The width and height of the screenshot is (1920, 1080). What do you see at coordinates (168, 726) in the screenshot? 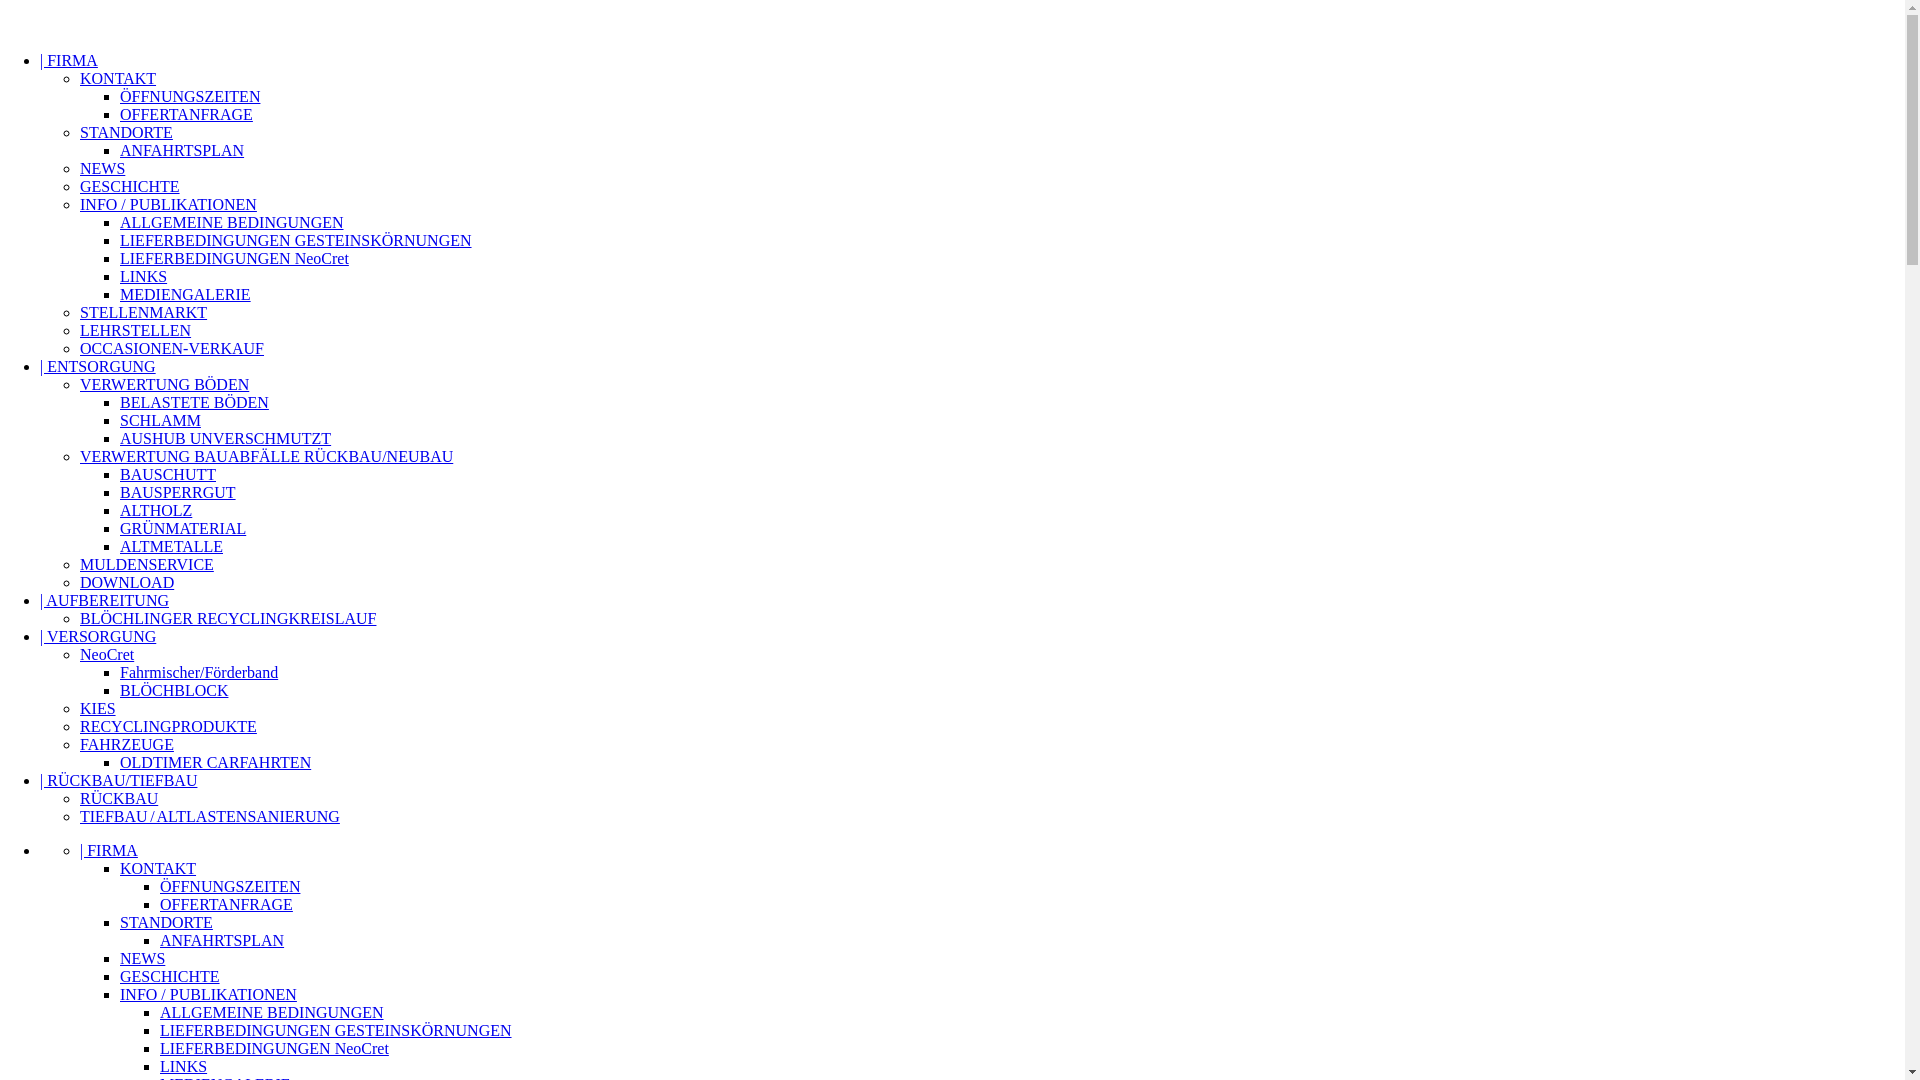
I see `'RECYCLINGPRODUKTE'` at bounding box center [168, 726].